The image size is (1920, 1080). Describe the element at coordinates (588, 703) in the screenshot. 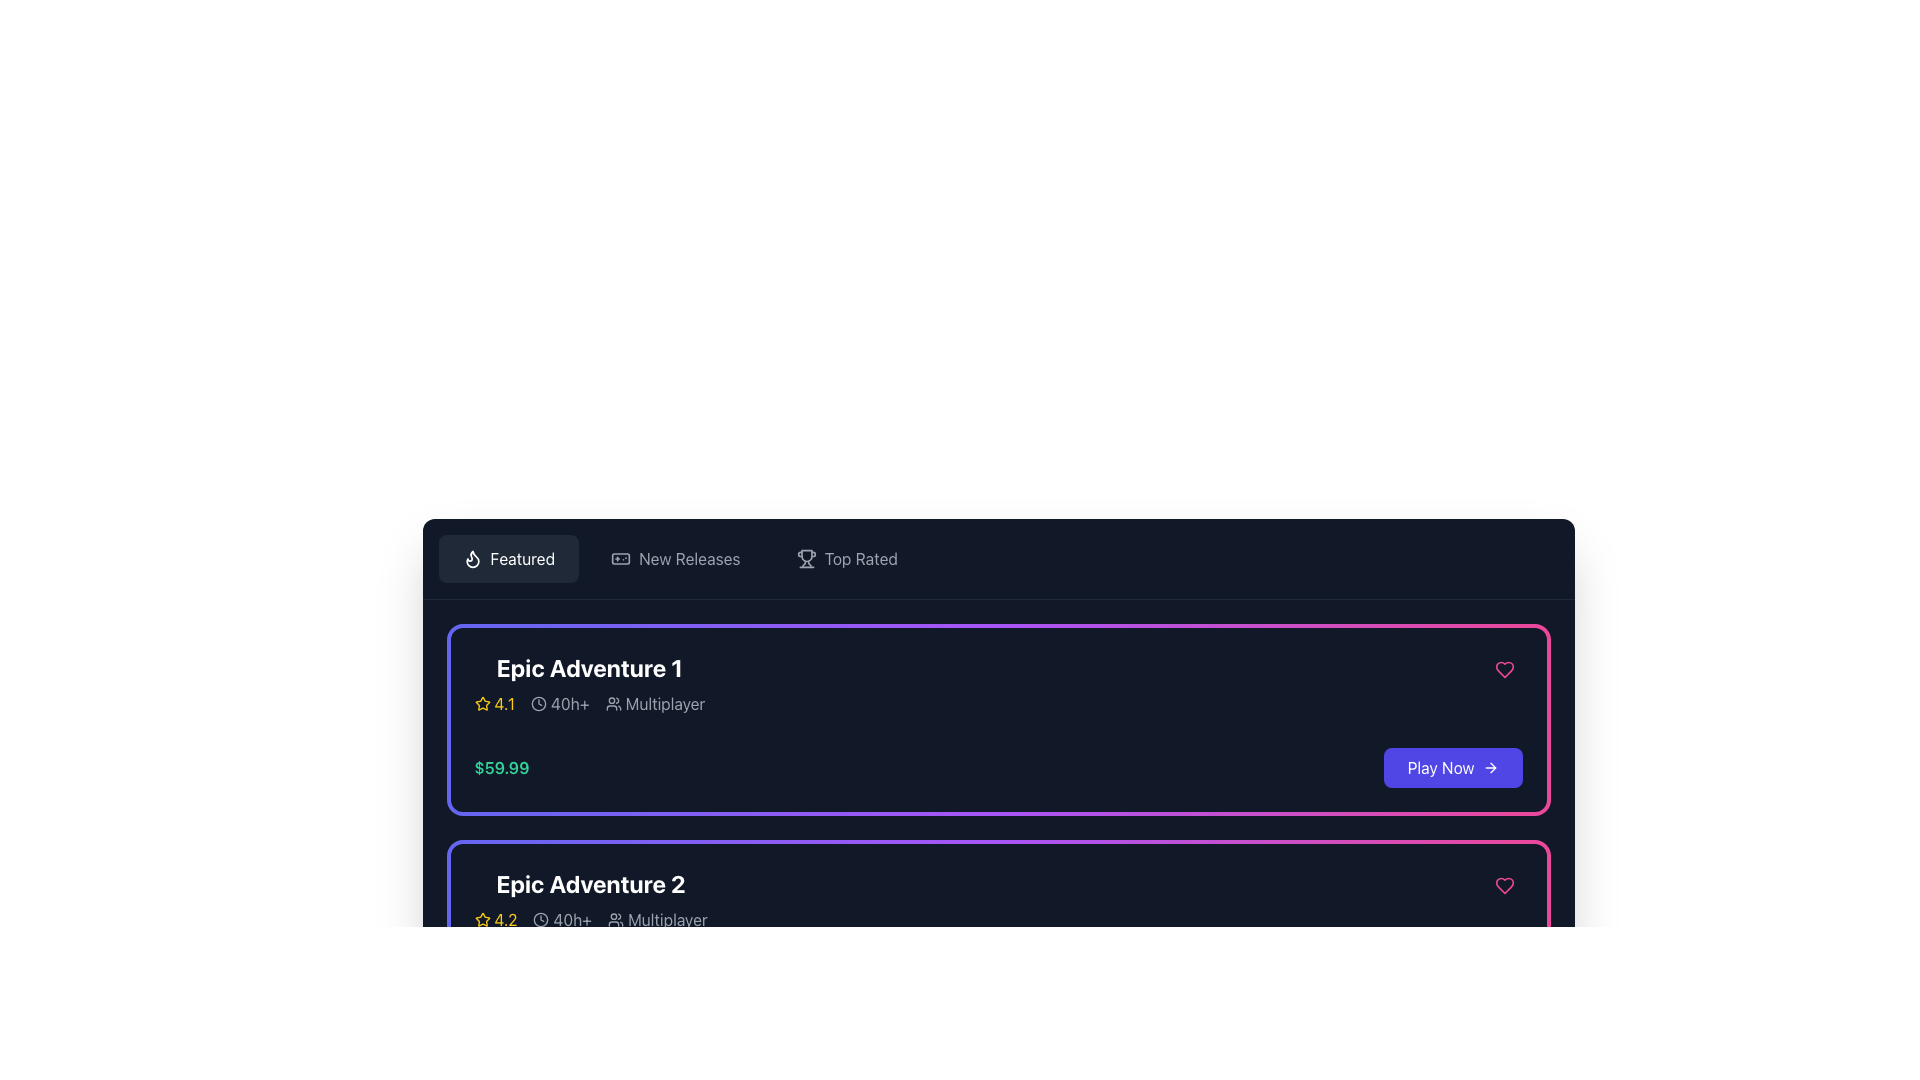

I see `information displayed in the structured row of information with embedded icons and text labels below the title of the 'Epic Adventure 1' card` at that location.